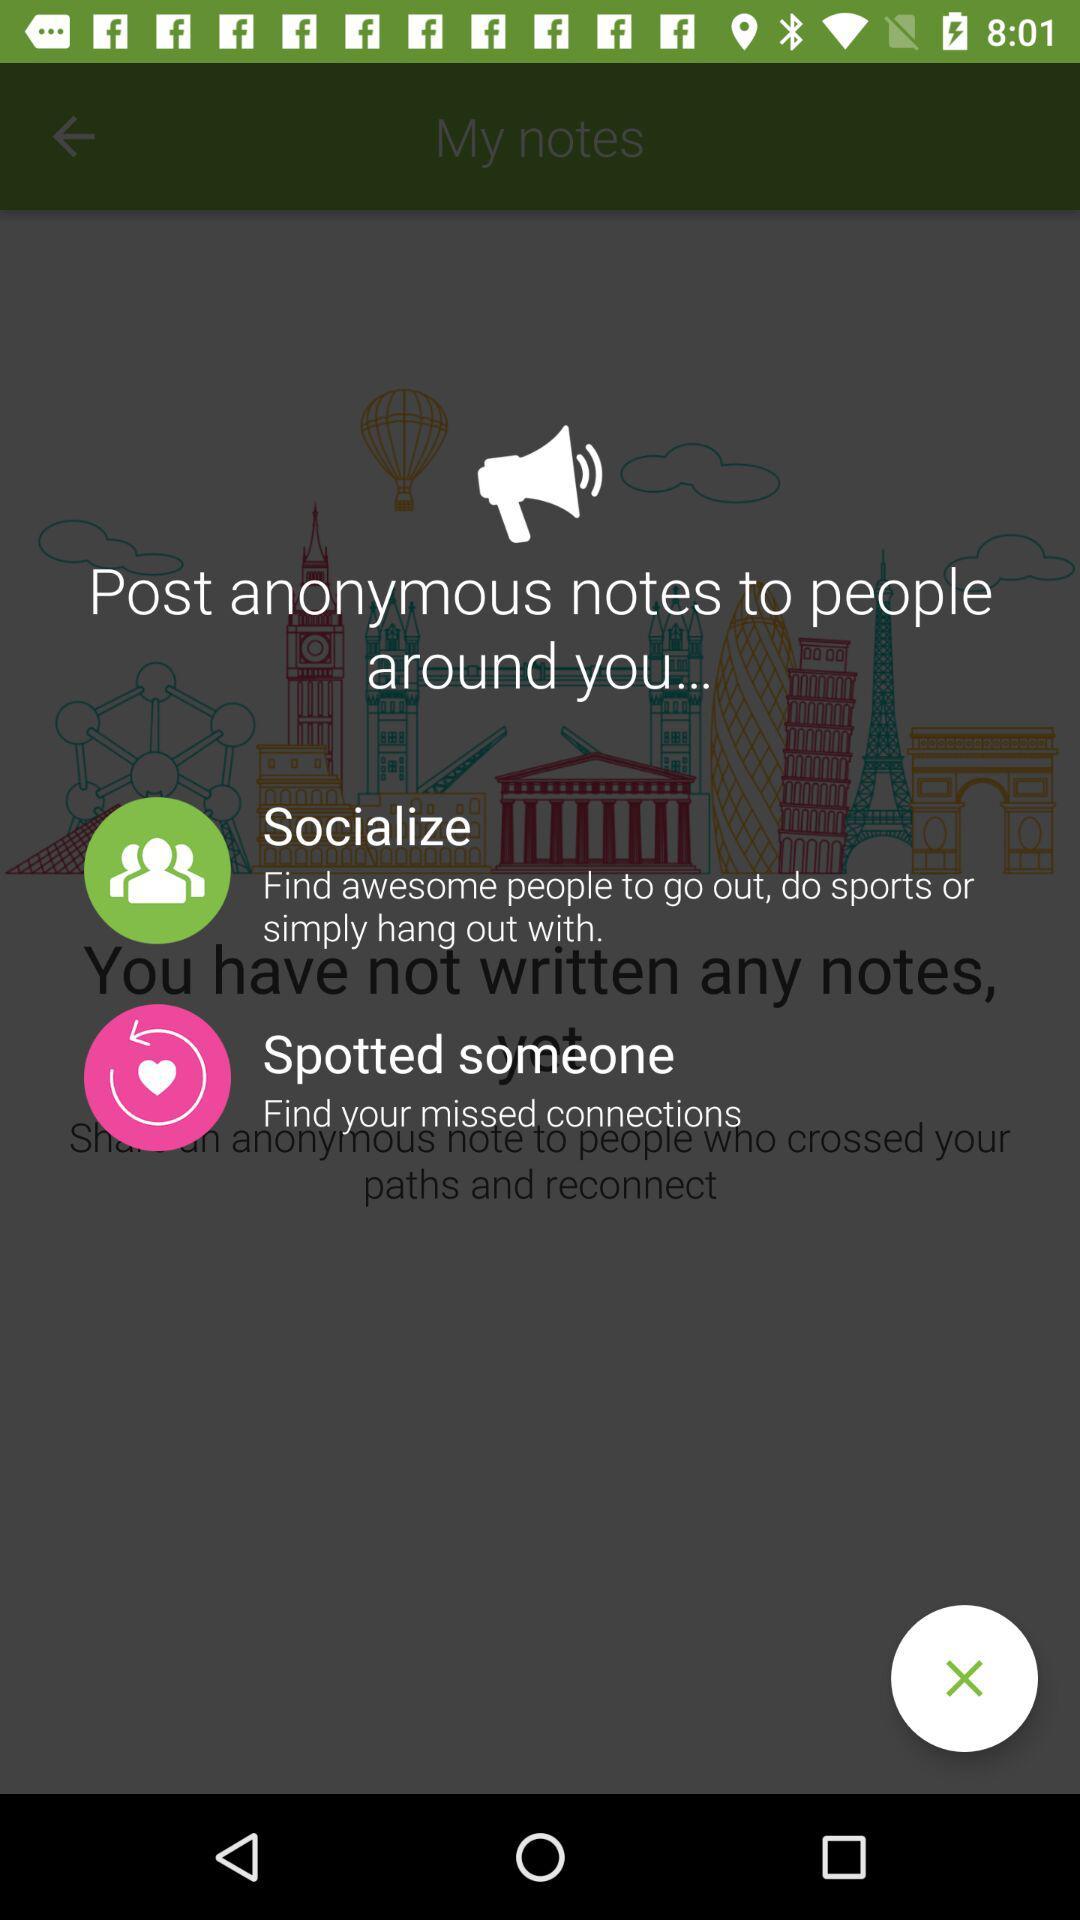 The image size is (1080, 1920). I want to click on the close icon, so click(963, 1678).